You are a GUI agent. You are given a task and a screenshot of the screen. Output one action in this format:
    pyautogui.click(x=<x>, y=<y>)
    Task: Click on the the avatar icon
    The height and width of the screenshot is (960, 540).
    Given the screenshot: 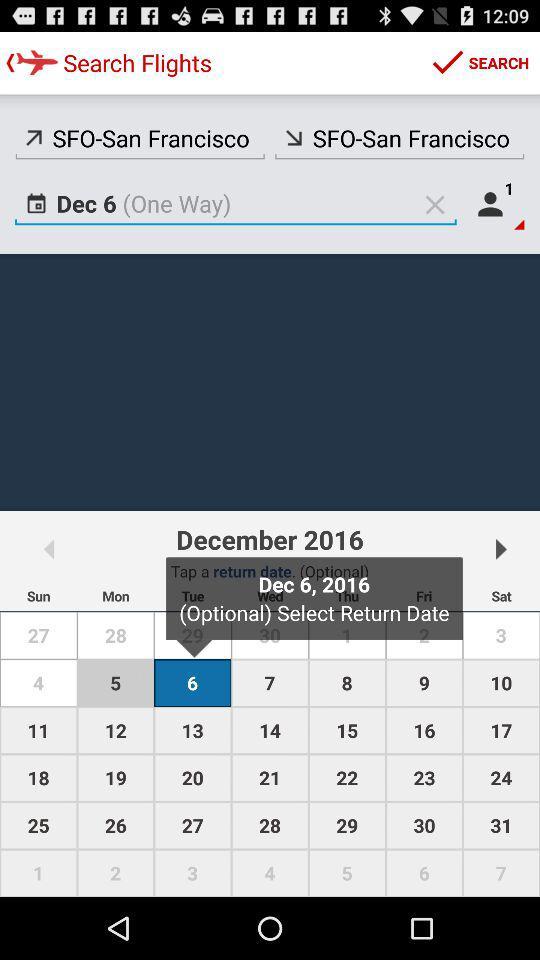 What is the action you would take?
    pyautogui.click(x=494, y=218)
    